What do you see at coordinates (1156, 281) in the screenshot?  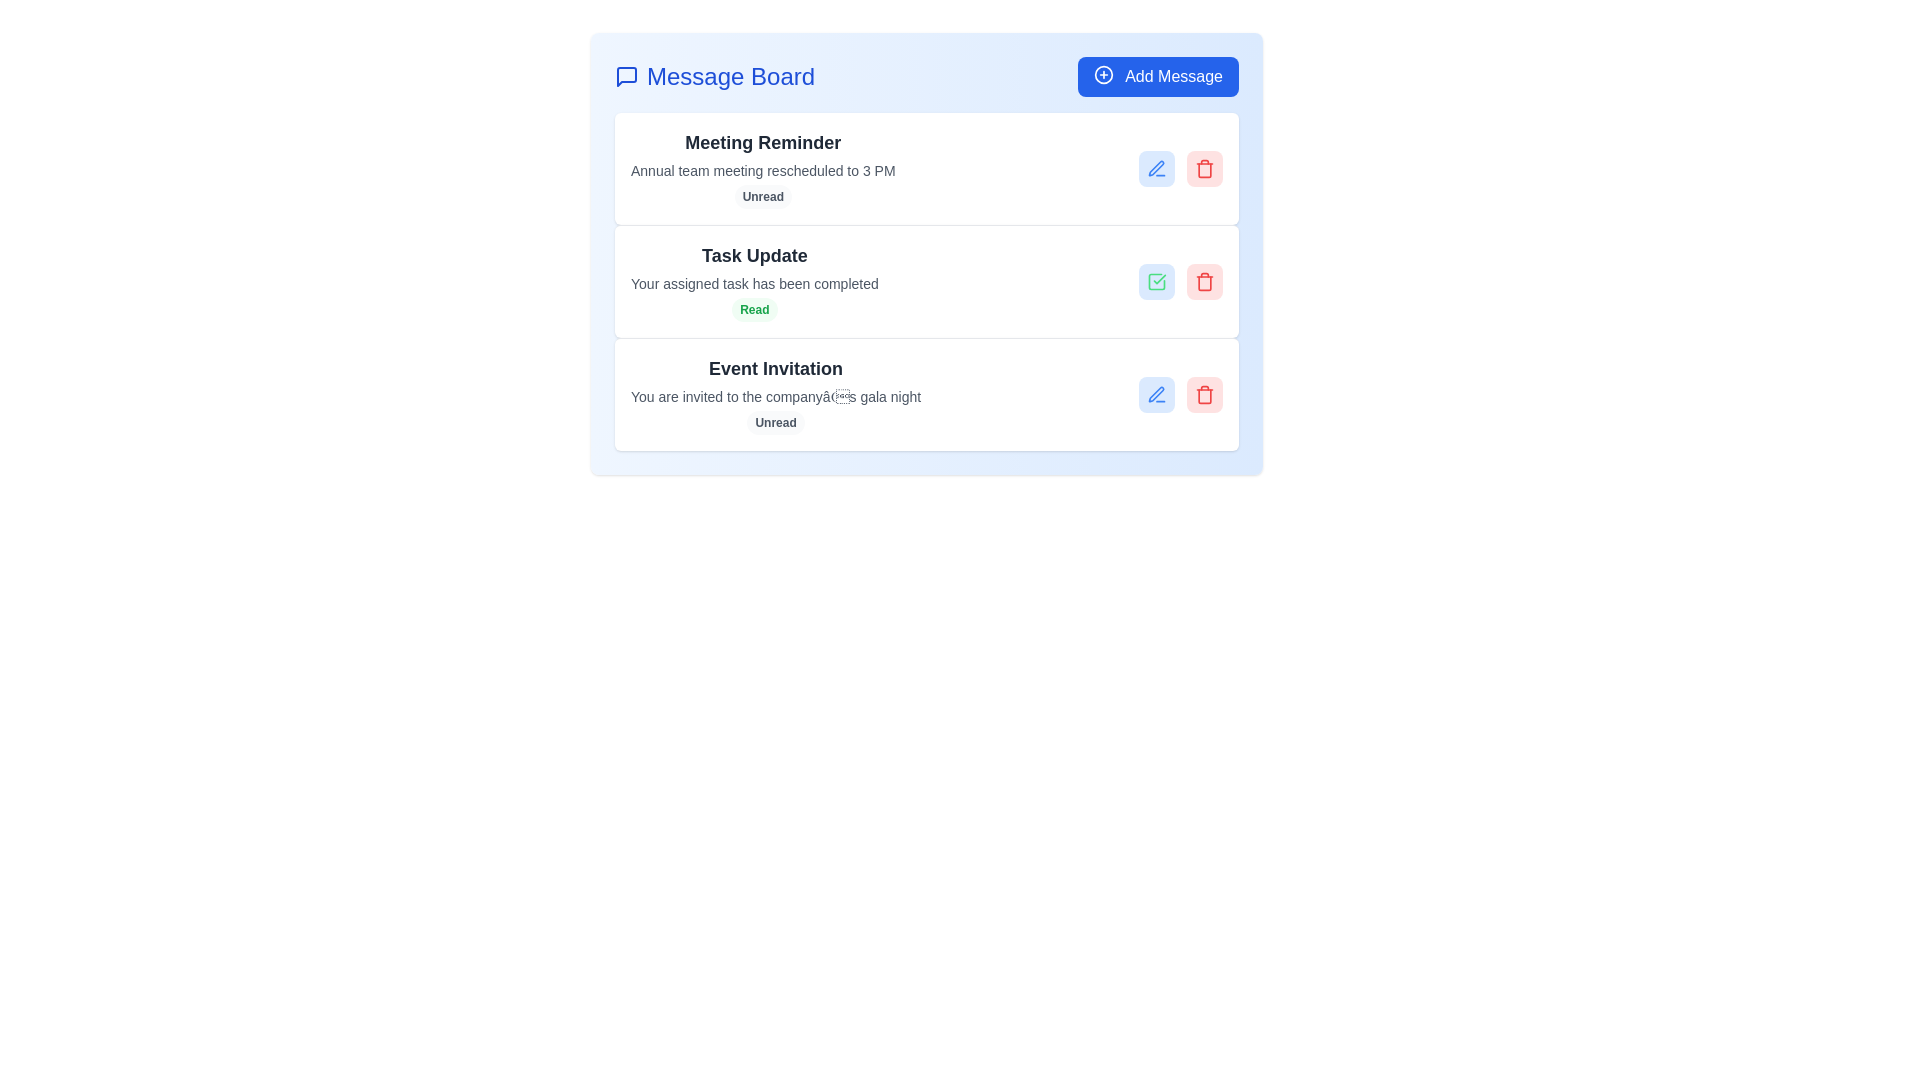 I see `the square-shaped button with a light blue background and a green checkmark icon to mark the task as completed, located within the 'Task Update' message item` at bounding box center [1156, 281].